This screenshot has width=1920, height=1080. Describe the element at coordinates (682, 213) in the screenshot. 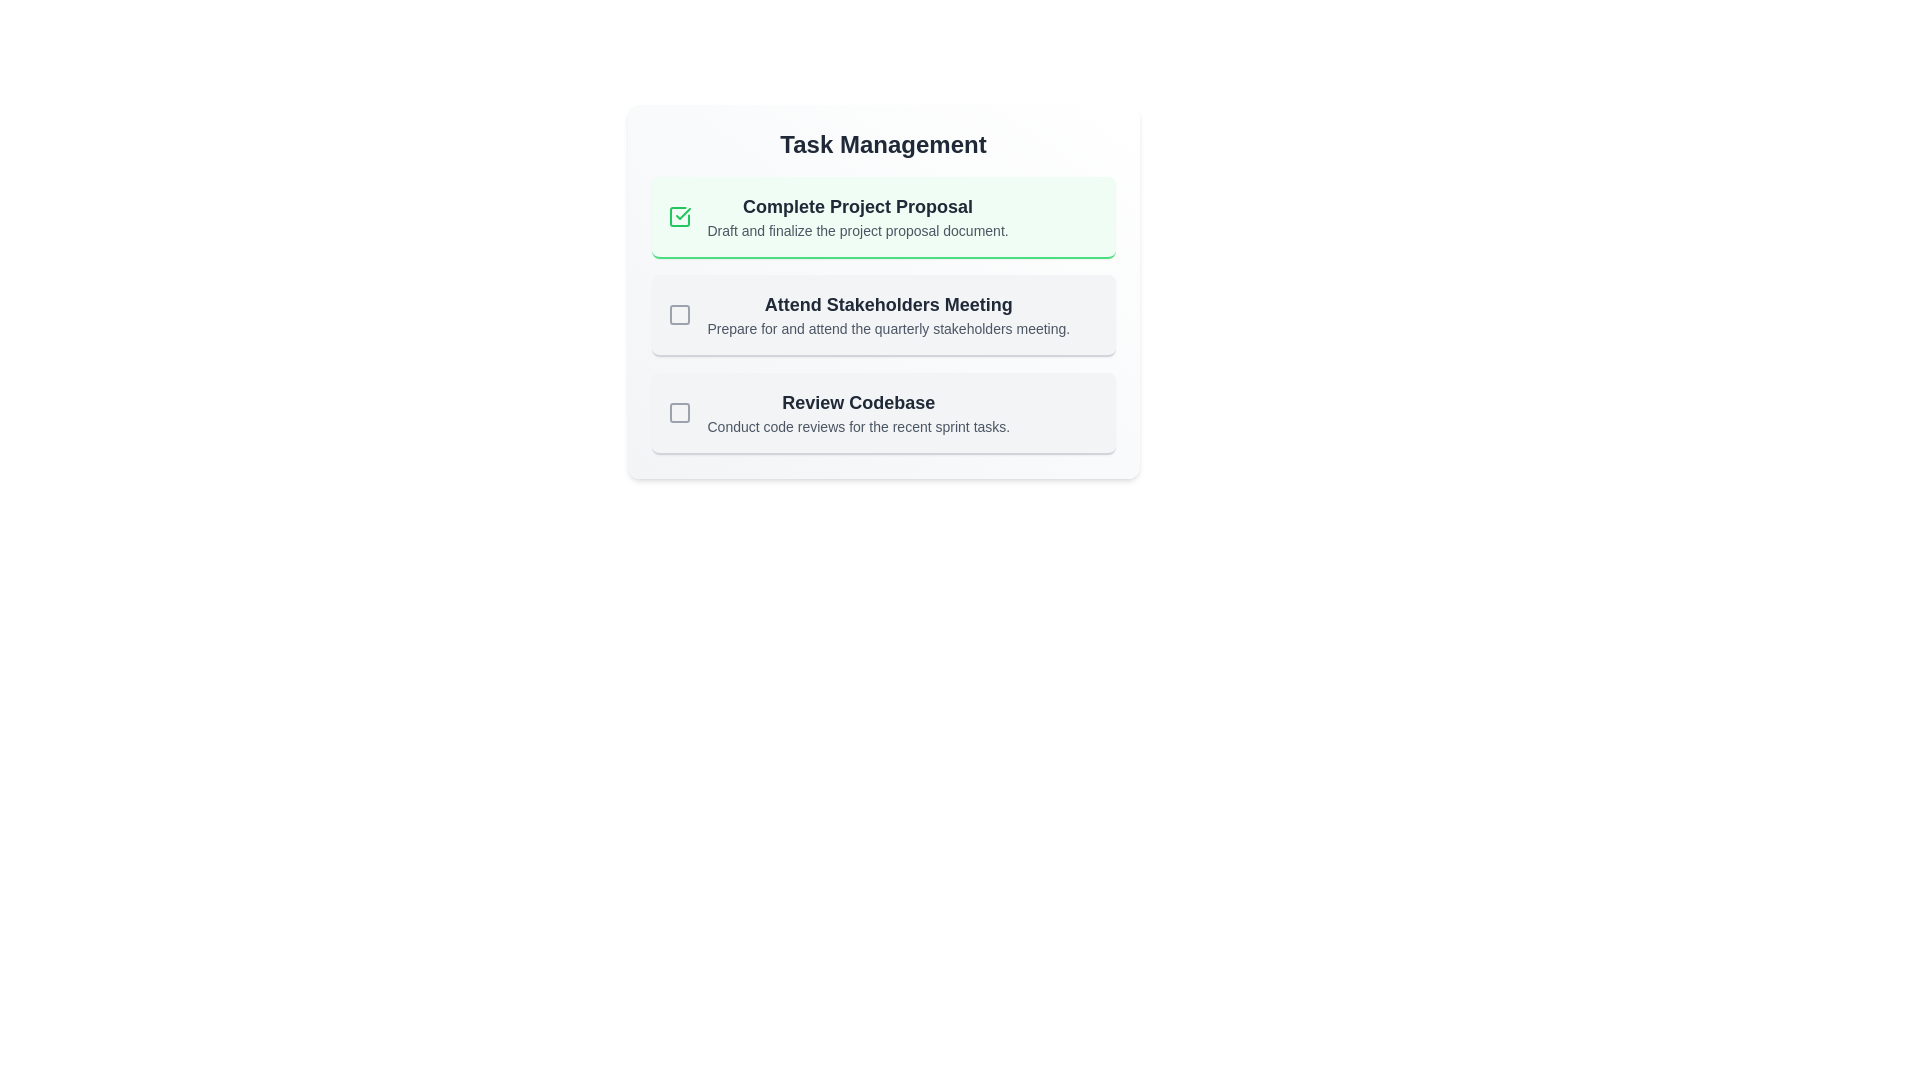

I see `the state of the task by clicking on the green checkmark icon associated with the 'Complete Project Proposal' task` at that location.